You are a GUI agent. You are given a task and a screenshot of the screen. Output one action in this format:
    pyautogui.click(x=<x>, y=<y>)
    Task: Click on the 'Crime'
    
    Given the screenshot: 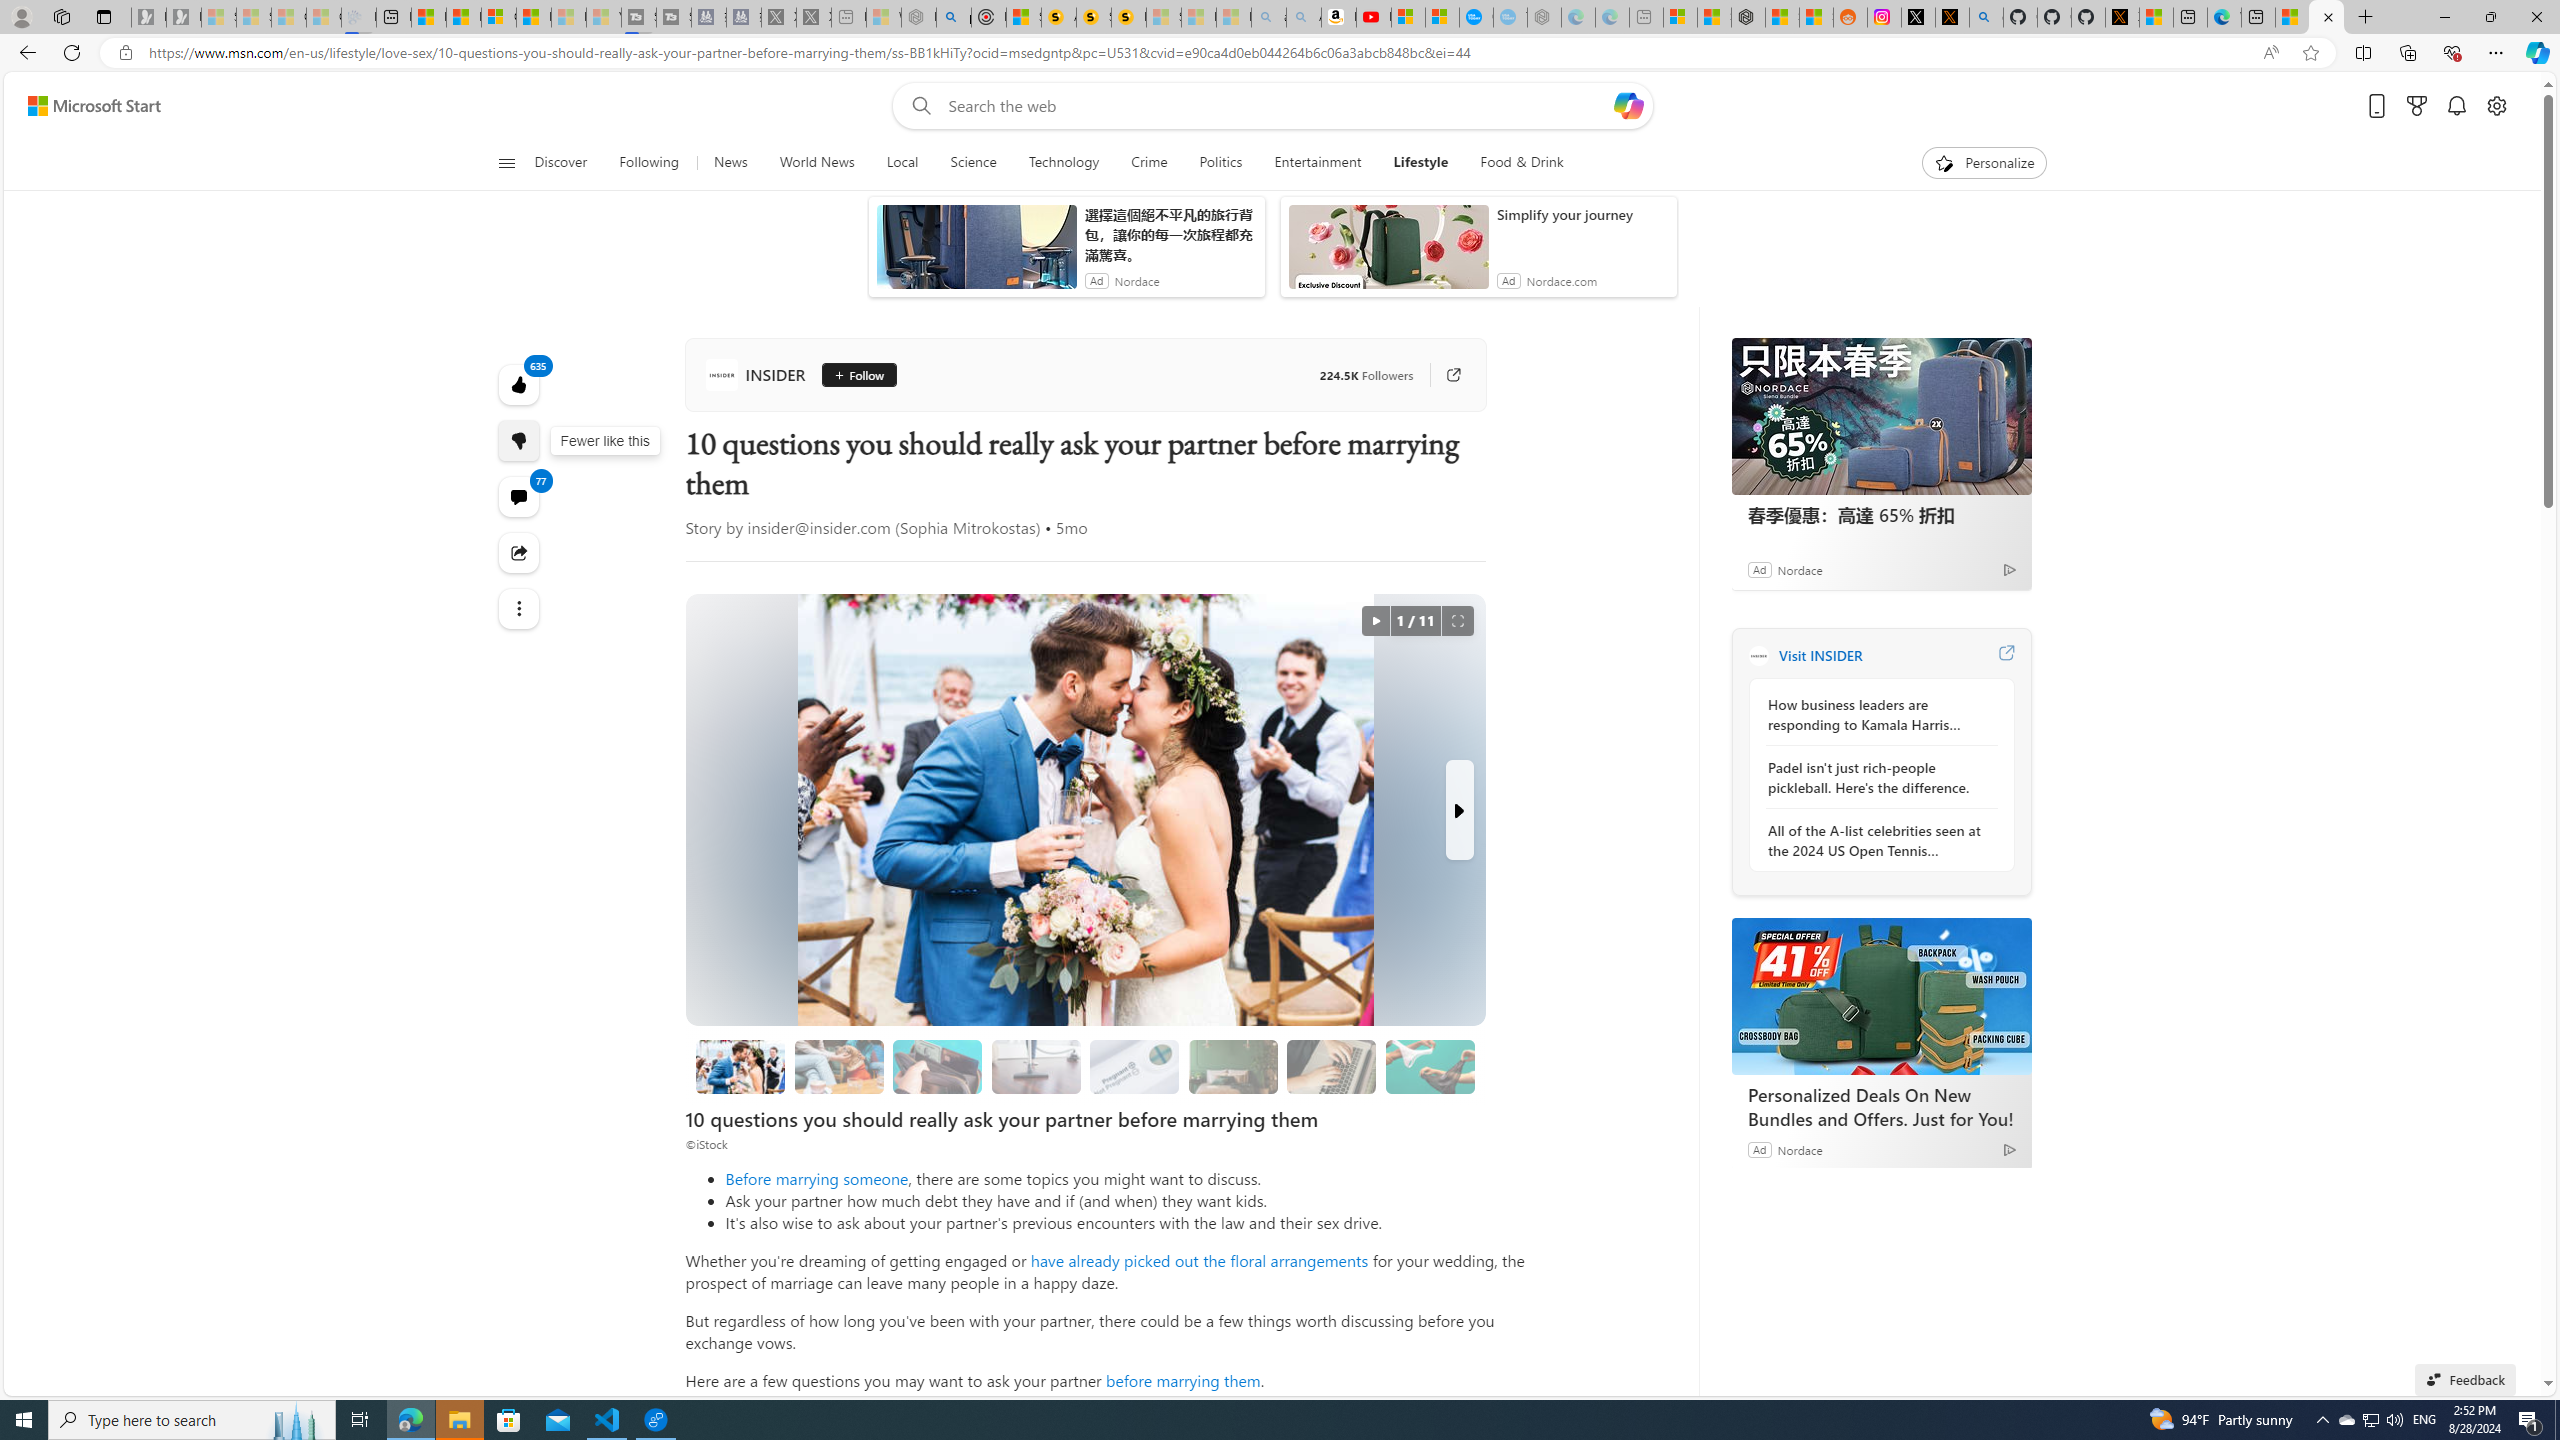 What is the action you would take?
    pyautogui.click(x=1149, y=162)
    